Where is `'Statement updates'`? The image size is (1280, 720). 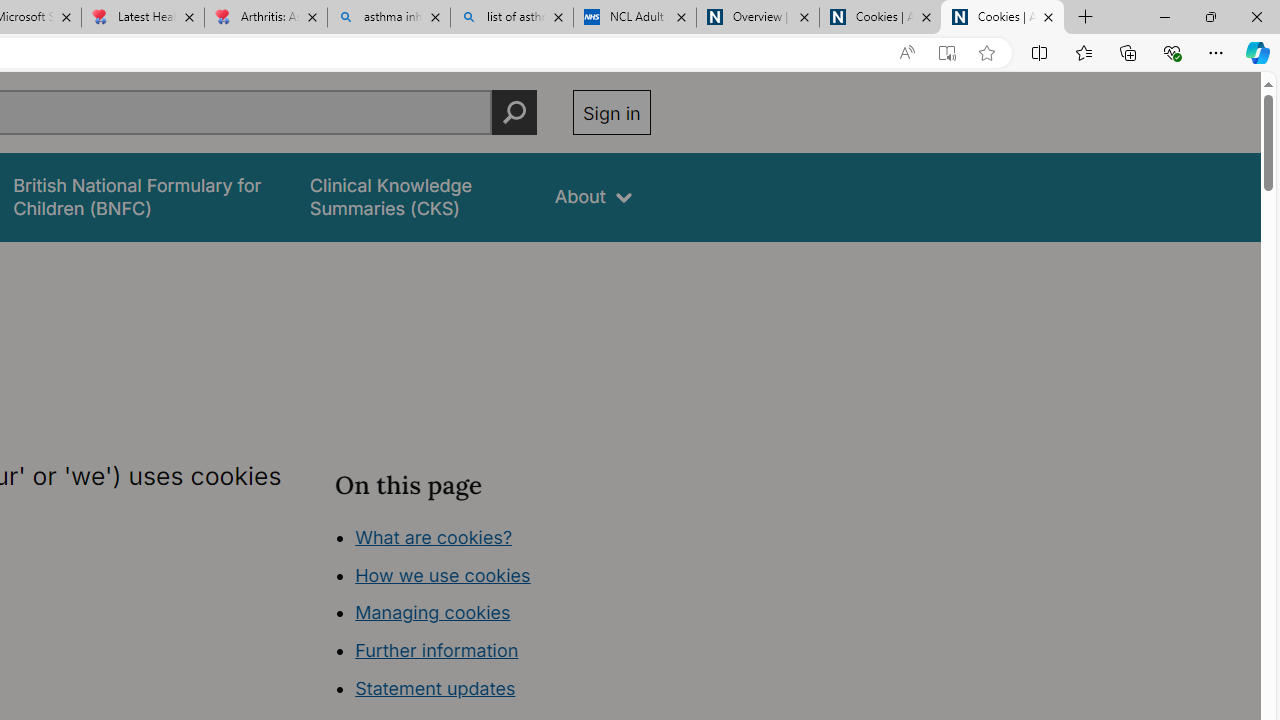 'Statement updates' is located at coordinates (434, 688).